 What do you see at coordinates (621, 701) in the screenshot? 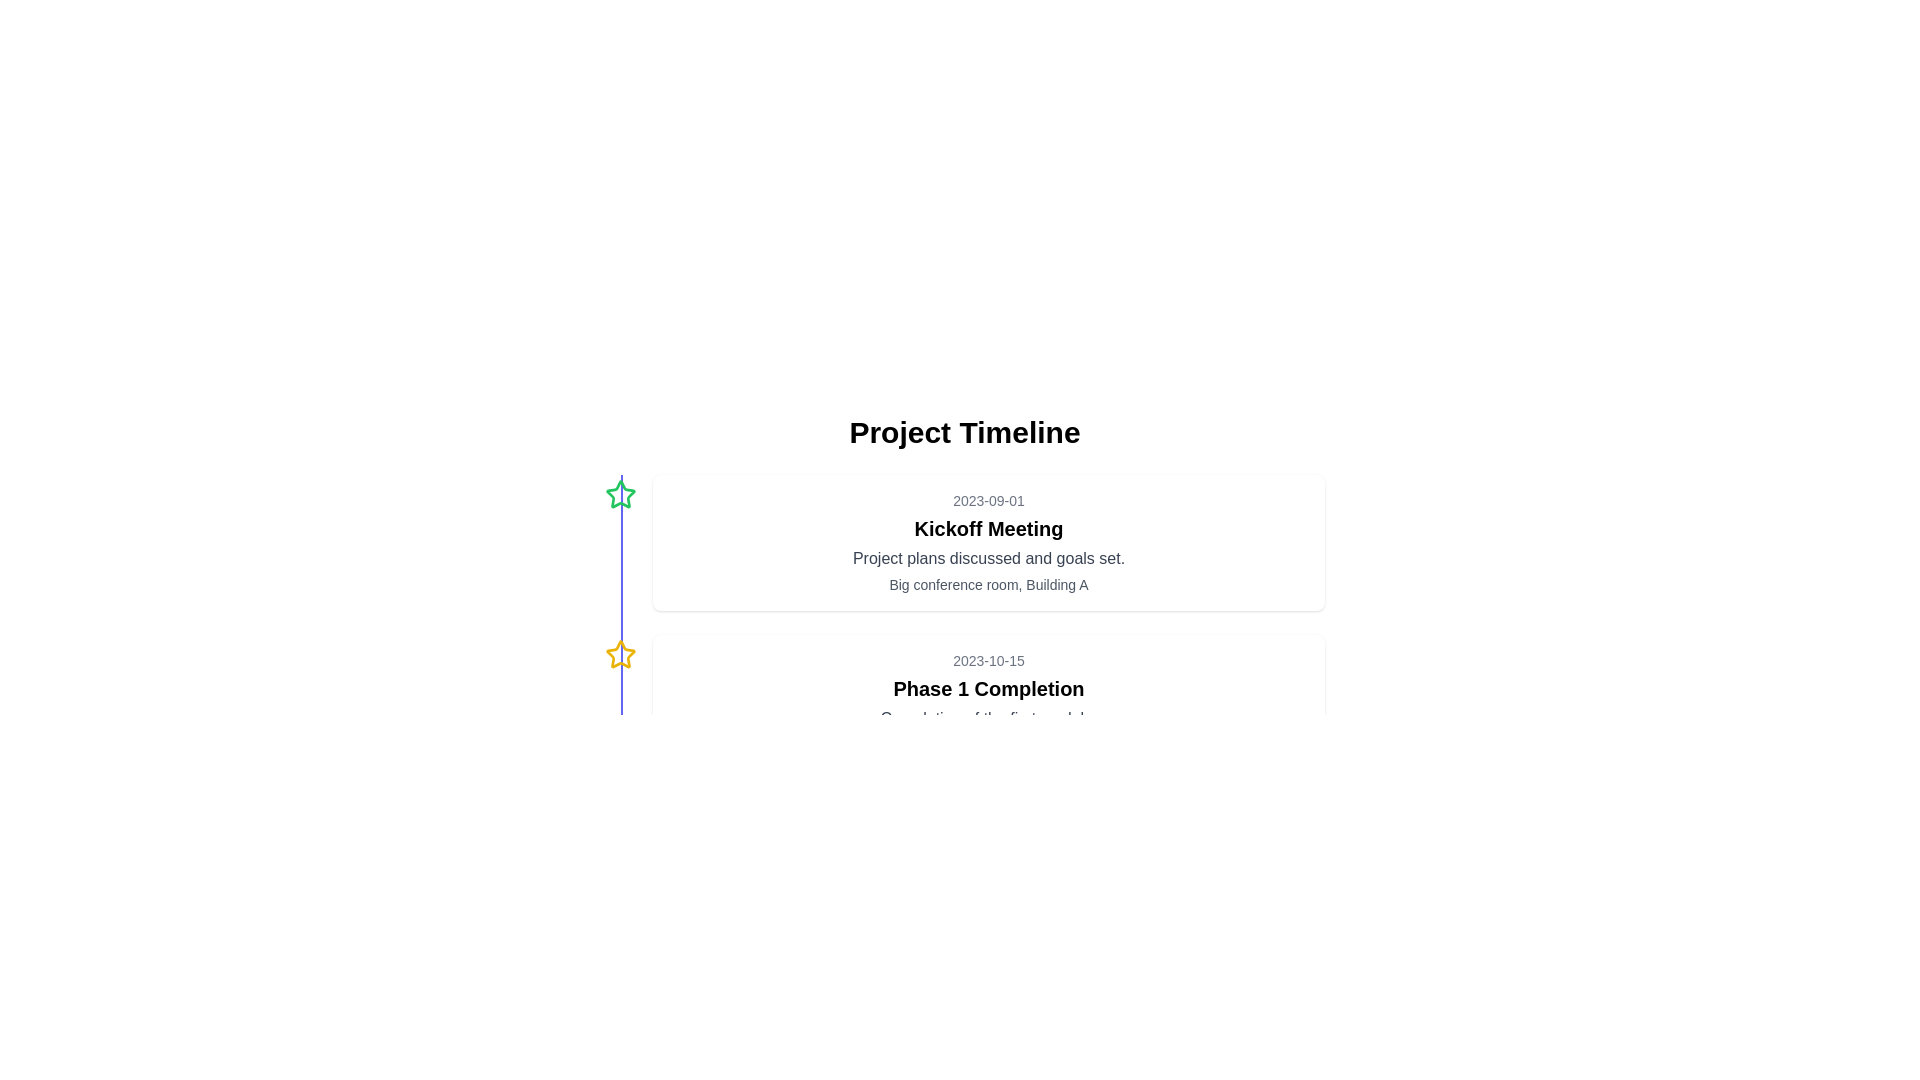
I see `the vertical separator line that visually connects events in the timeline interface, positioned centrally between 'Kickoff Meeting' and 'Phase 1 Completion'` at bounding box center [621, 701].